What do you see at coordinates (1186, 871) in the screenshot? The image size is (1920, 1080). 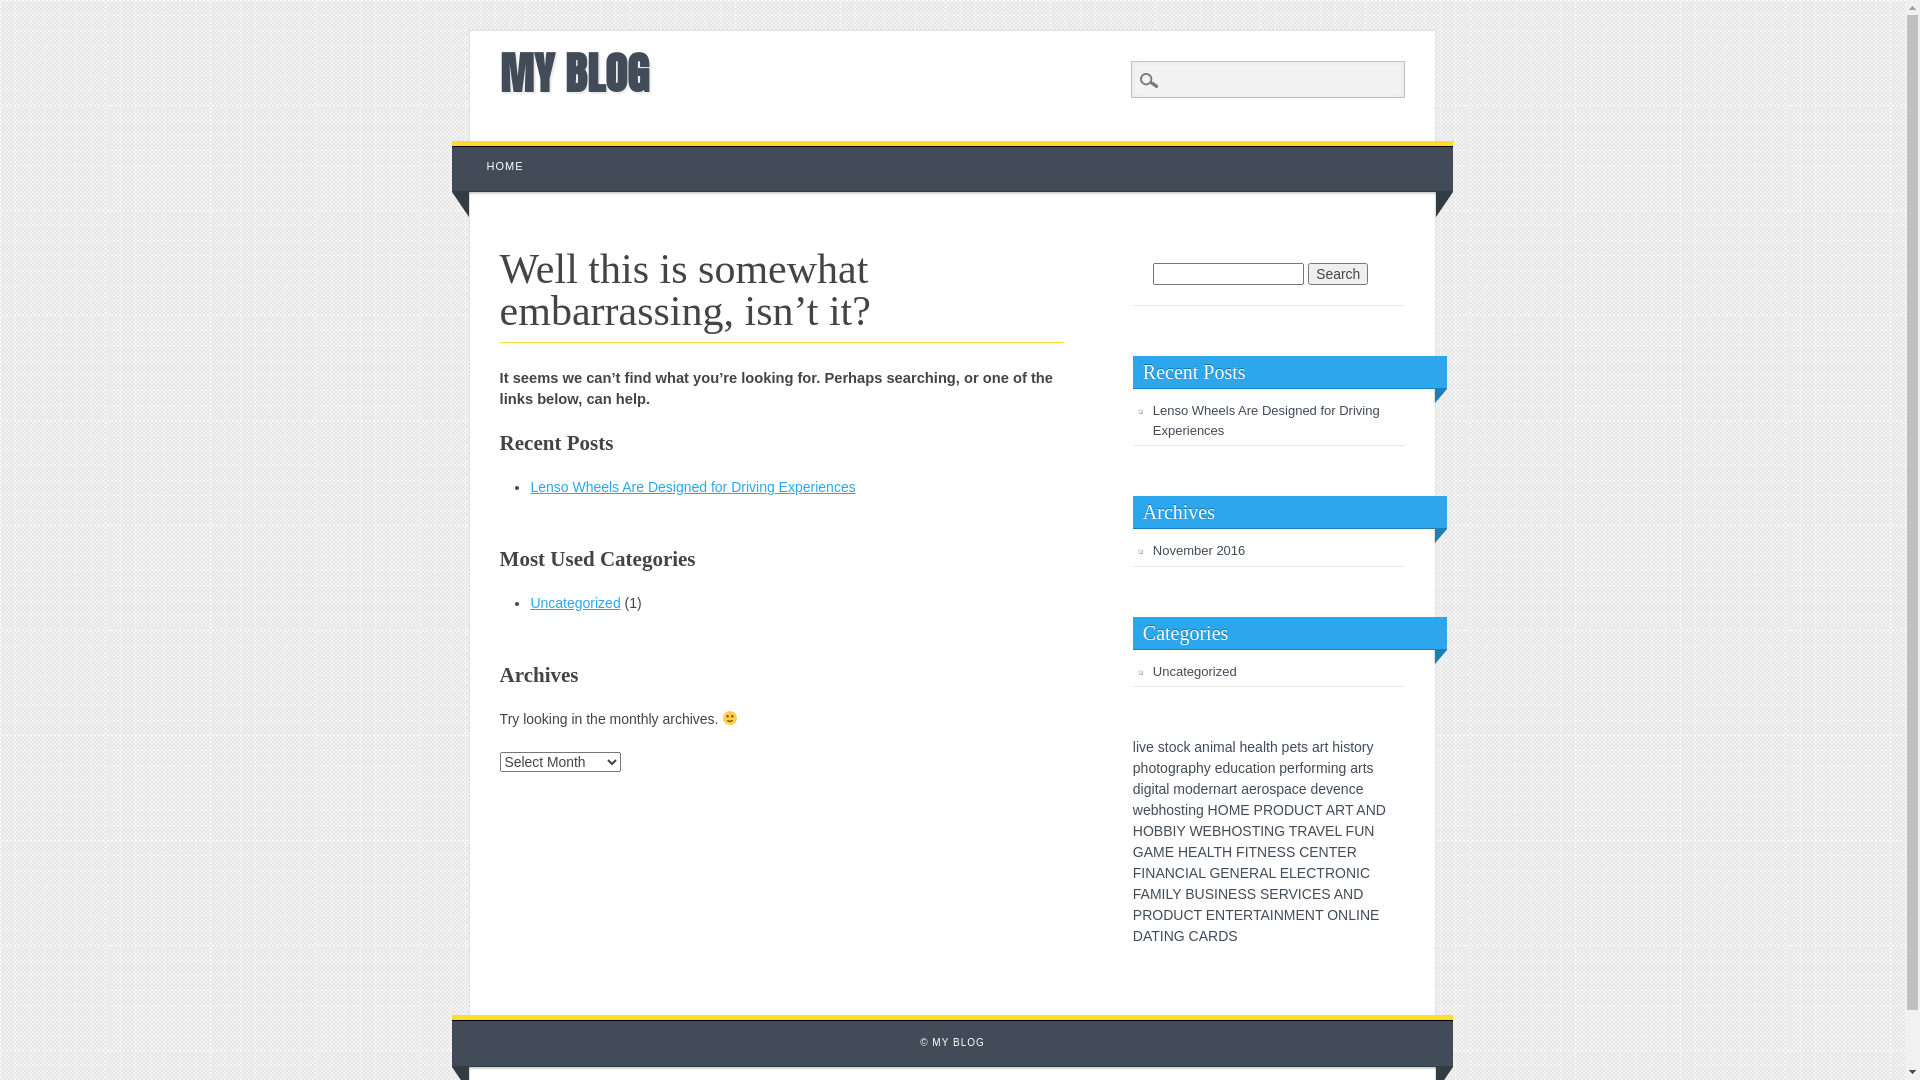 I see `'I'` at bounding box center [1186, 871].